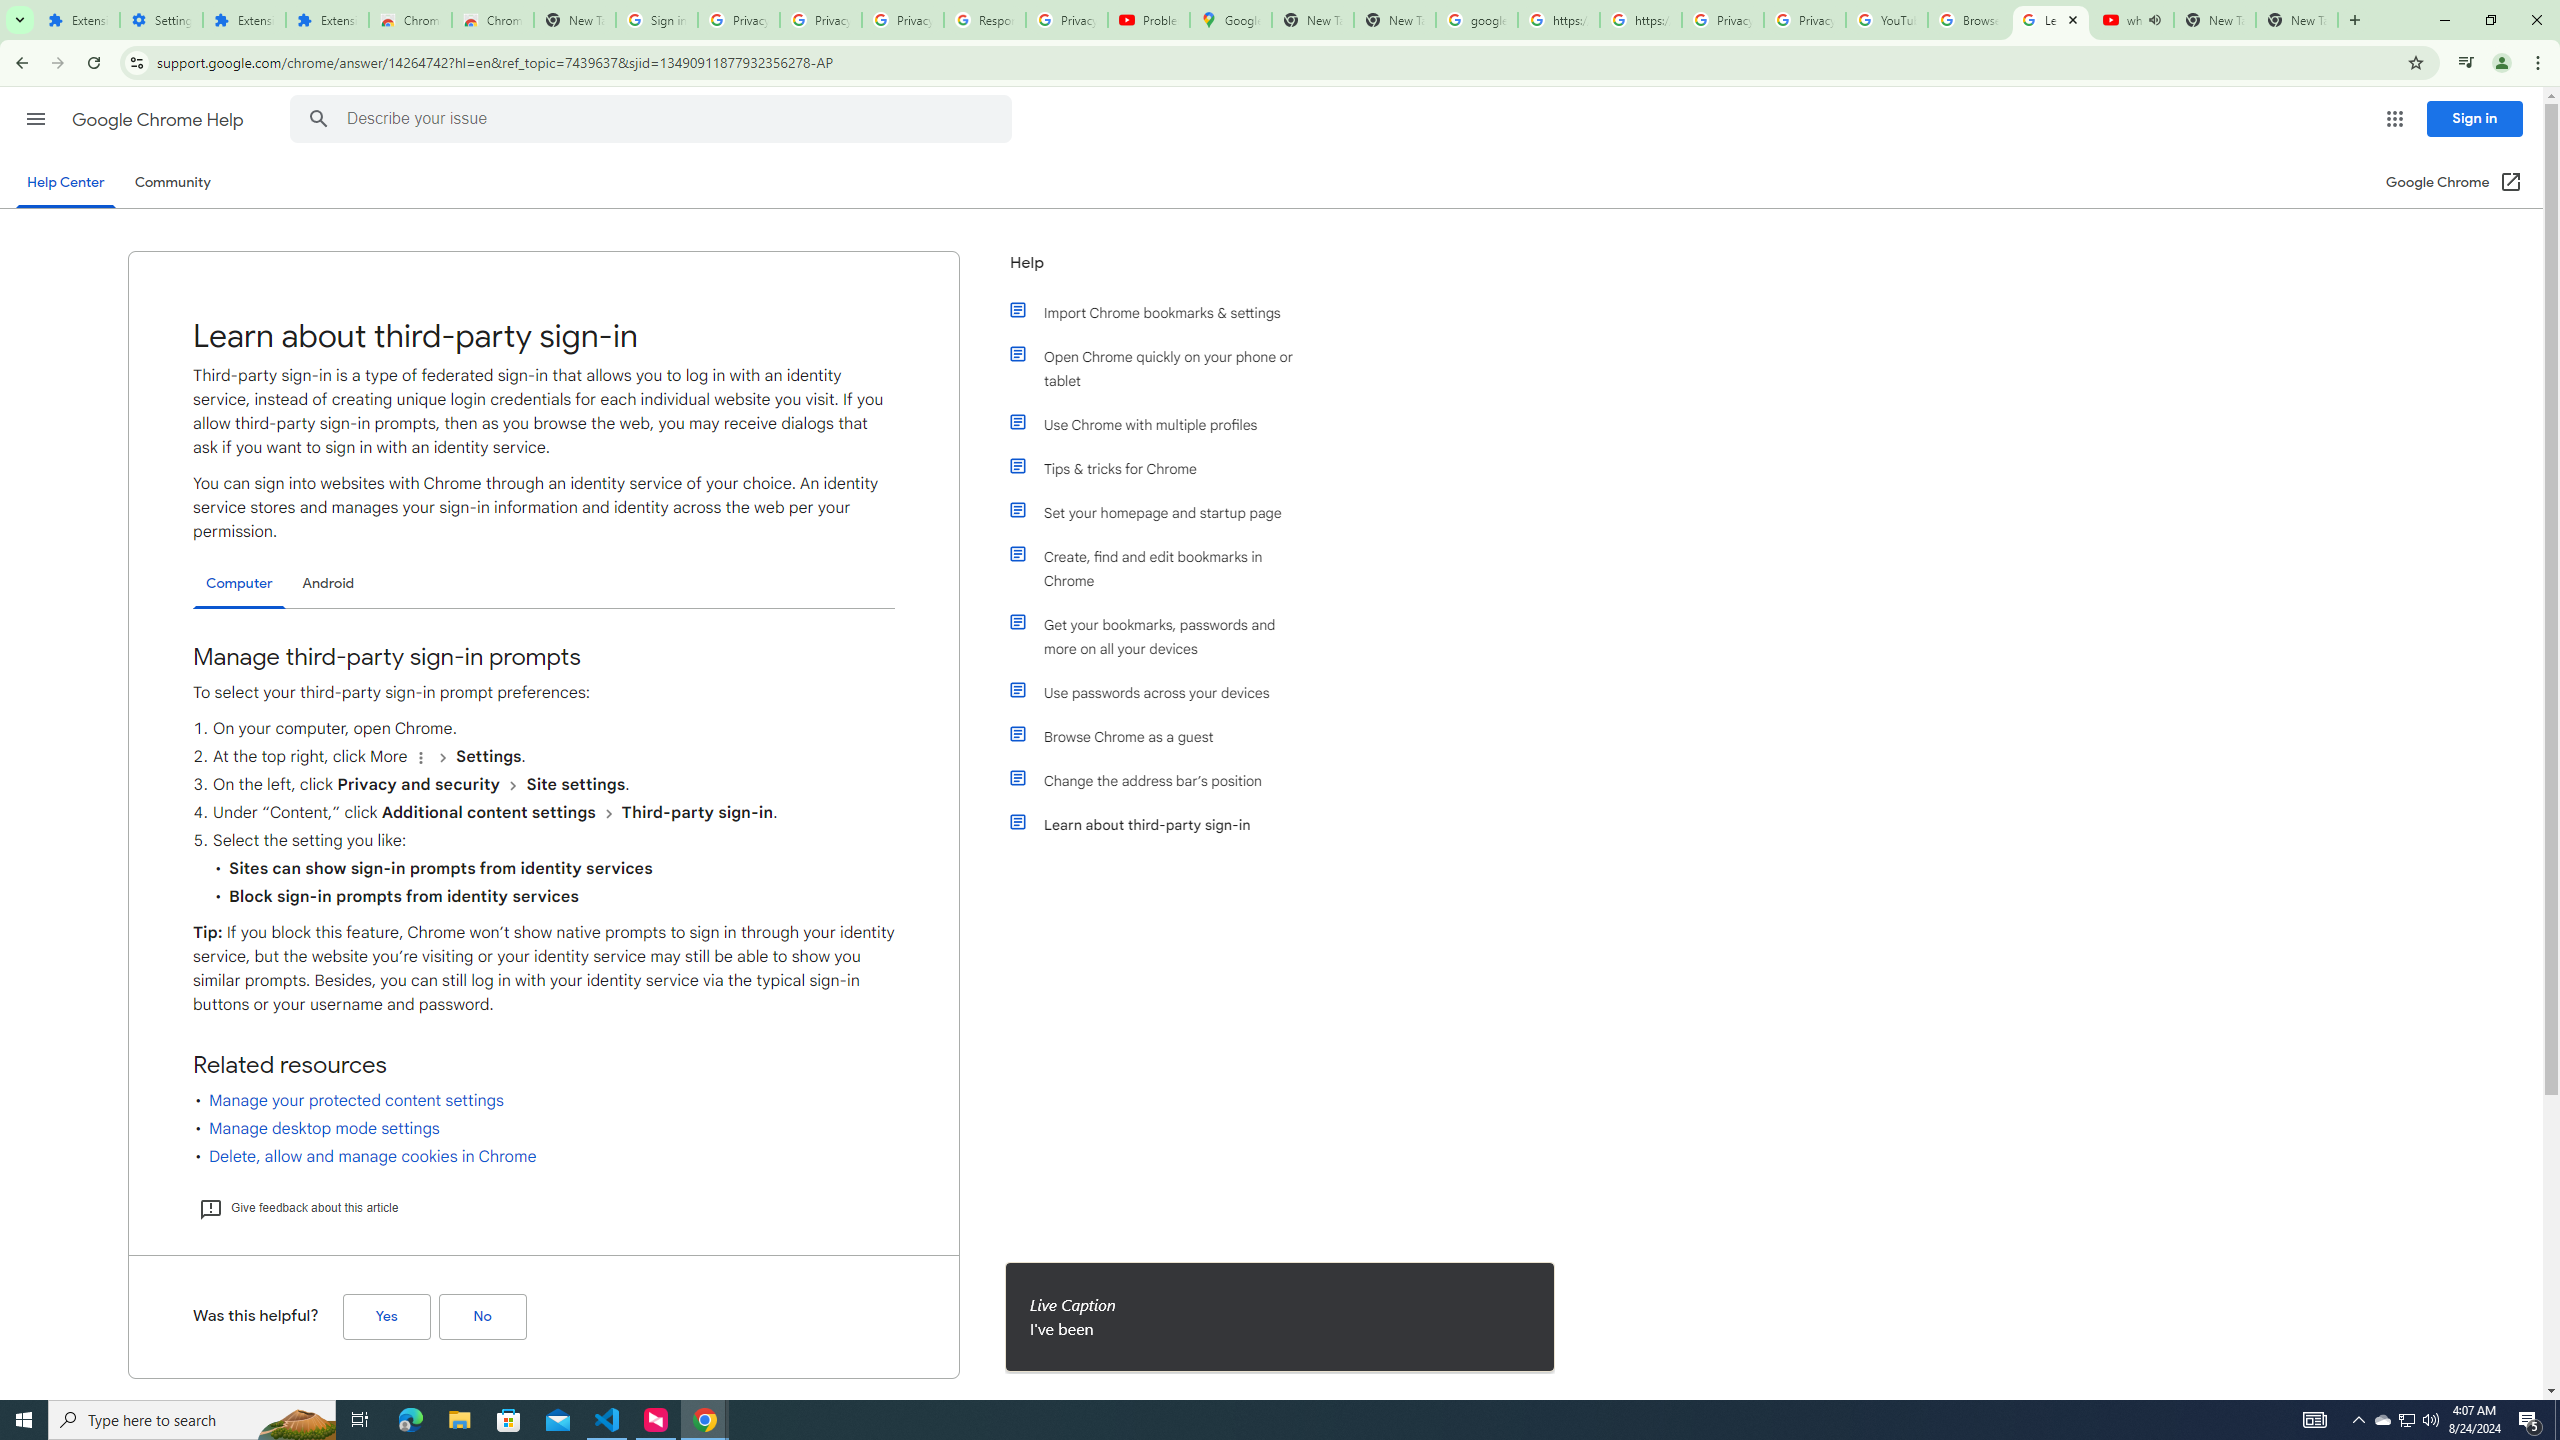 Image resolution: width=2560 pixels, height=1440 pixels. What do you see at coordinates (409, 19) in the screenshot?
I see `'Chrome Web Store'` at bounding box center [409, 19].